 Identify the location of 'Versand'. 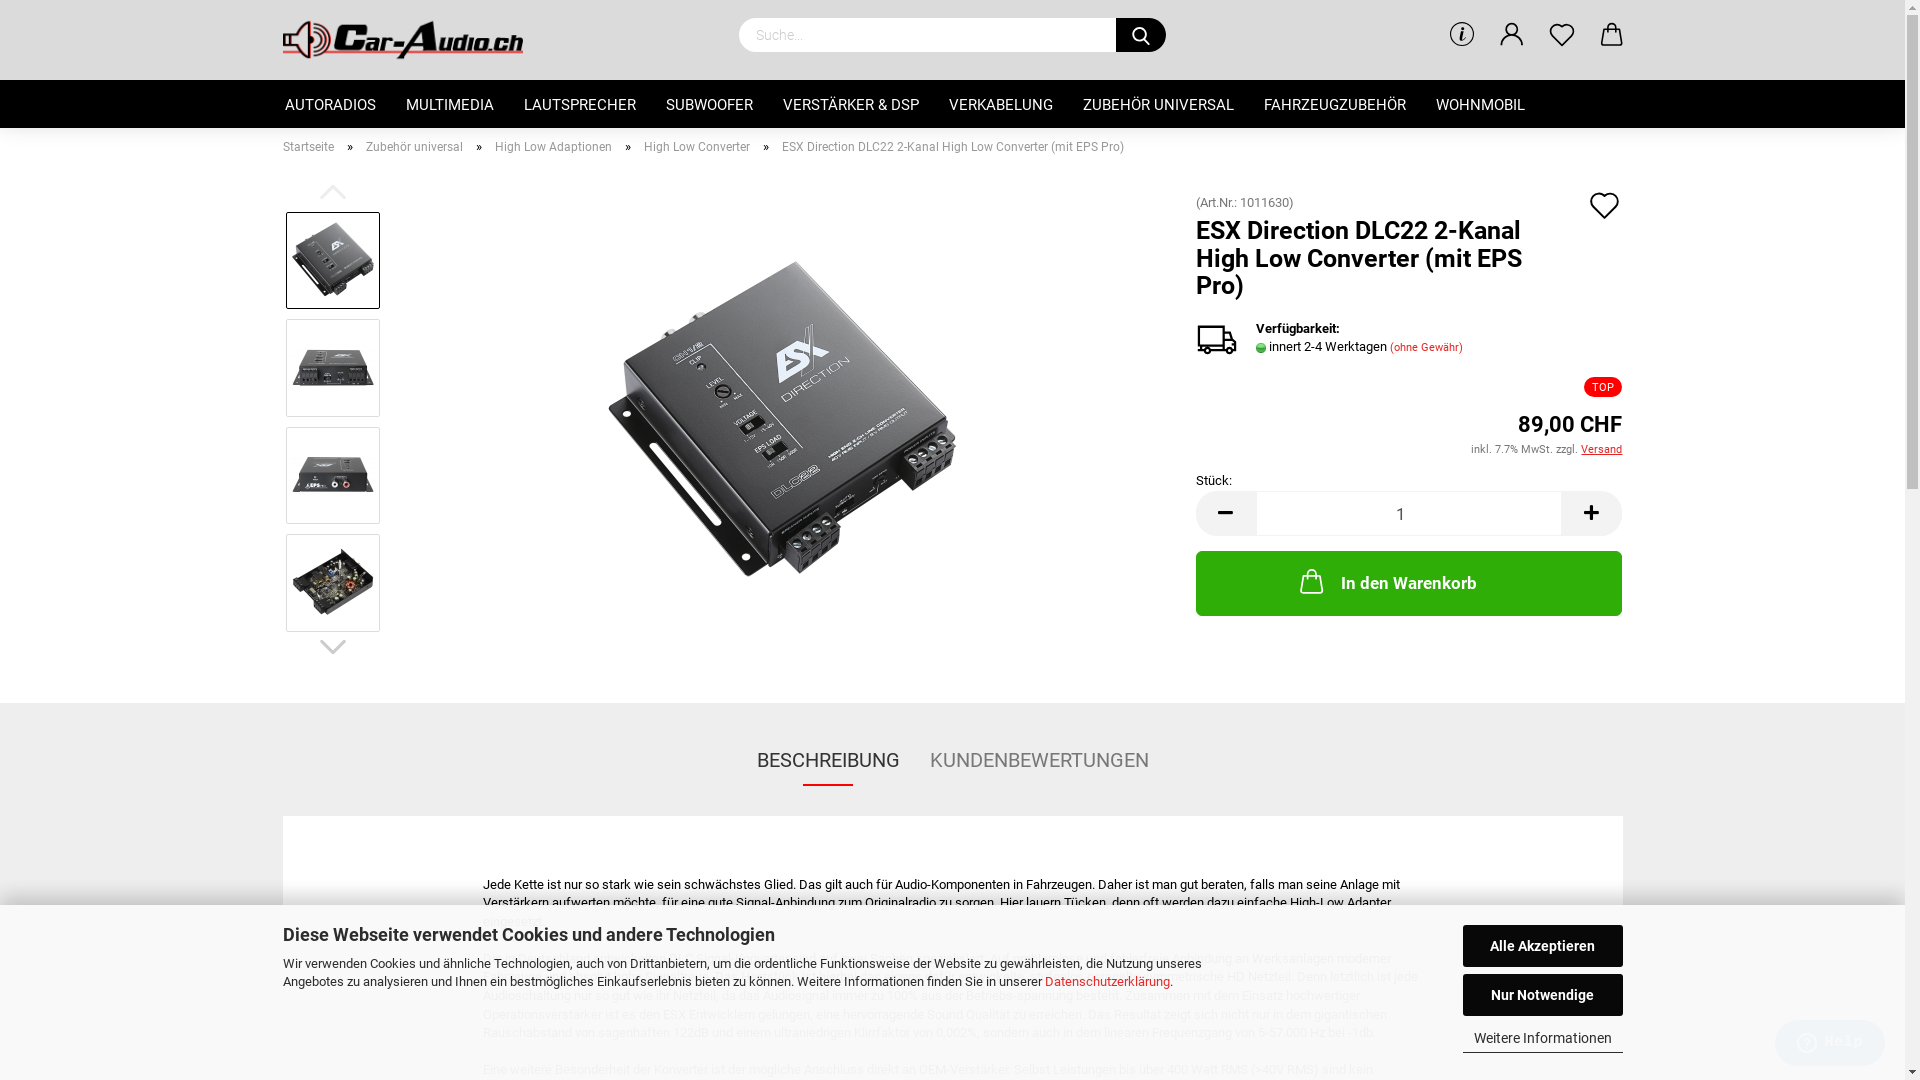
(1601, 448).